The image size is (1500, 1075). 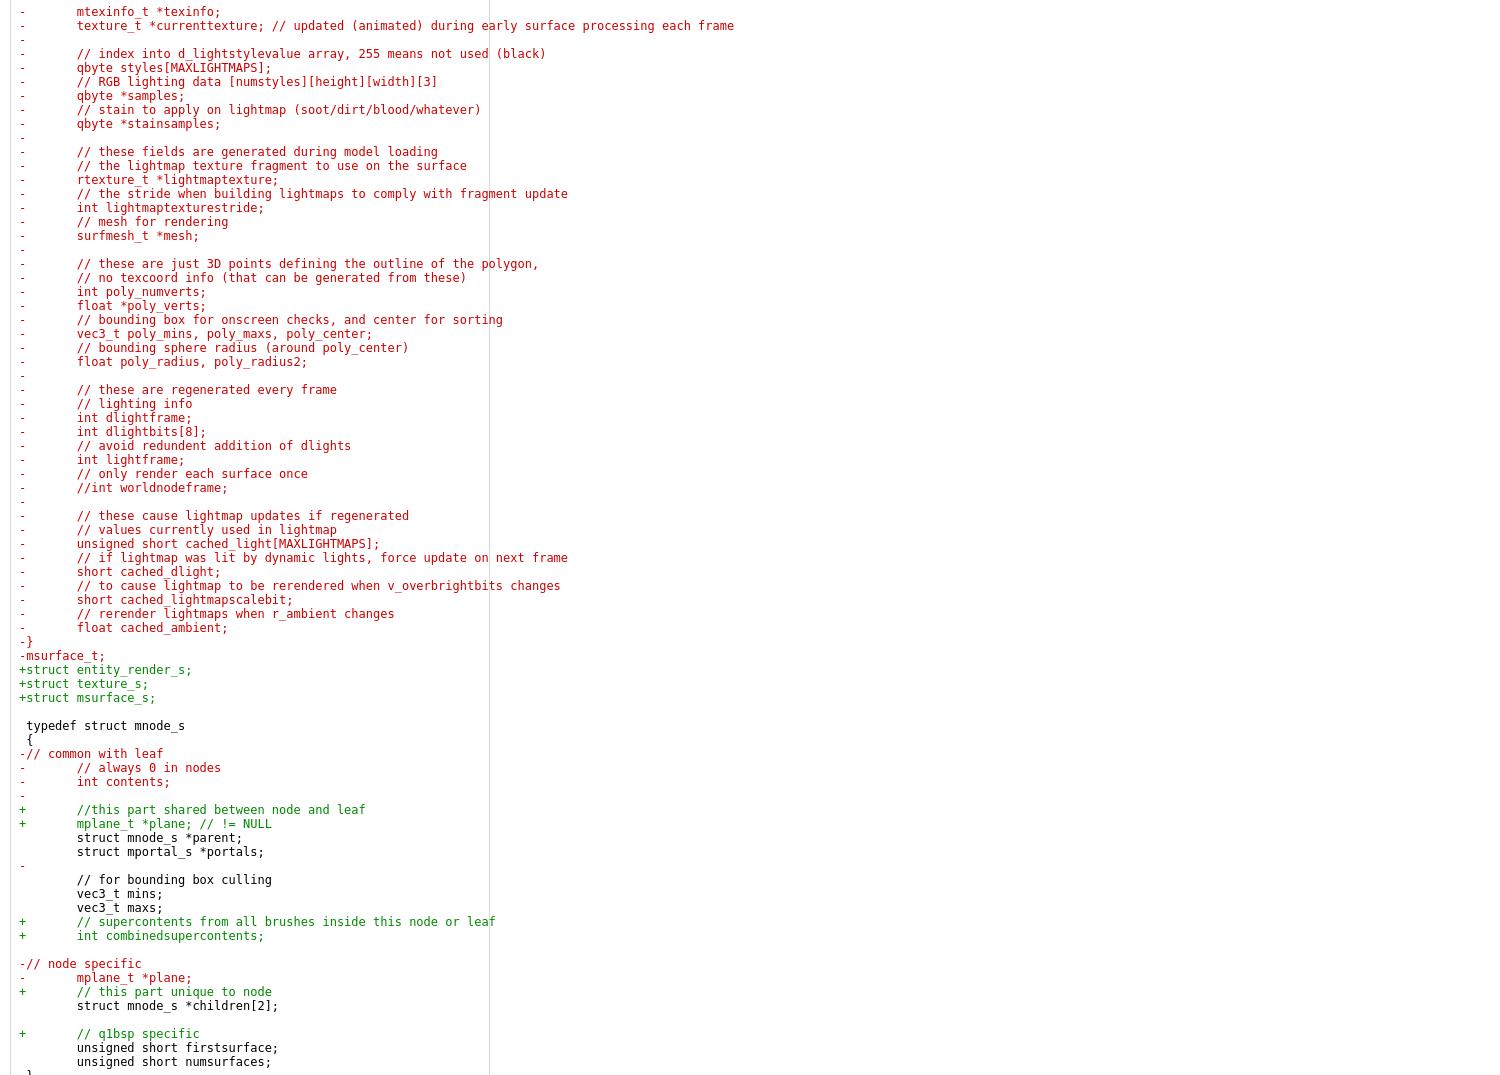 I want to click on '-       int lightmaptexturestride;', so click(x=141, y=207).